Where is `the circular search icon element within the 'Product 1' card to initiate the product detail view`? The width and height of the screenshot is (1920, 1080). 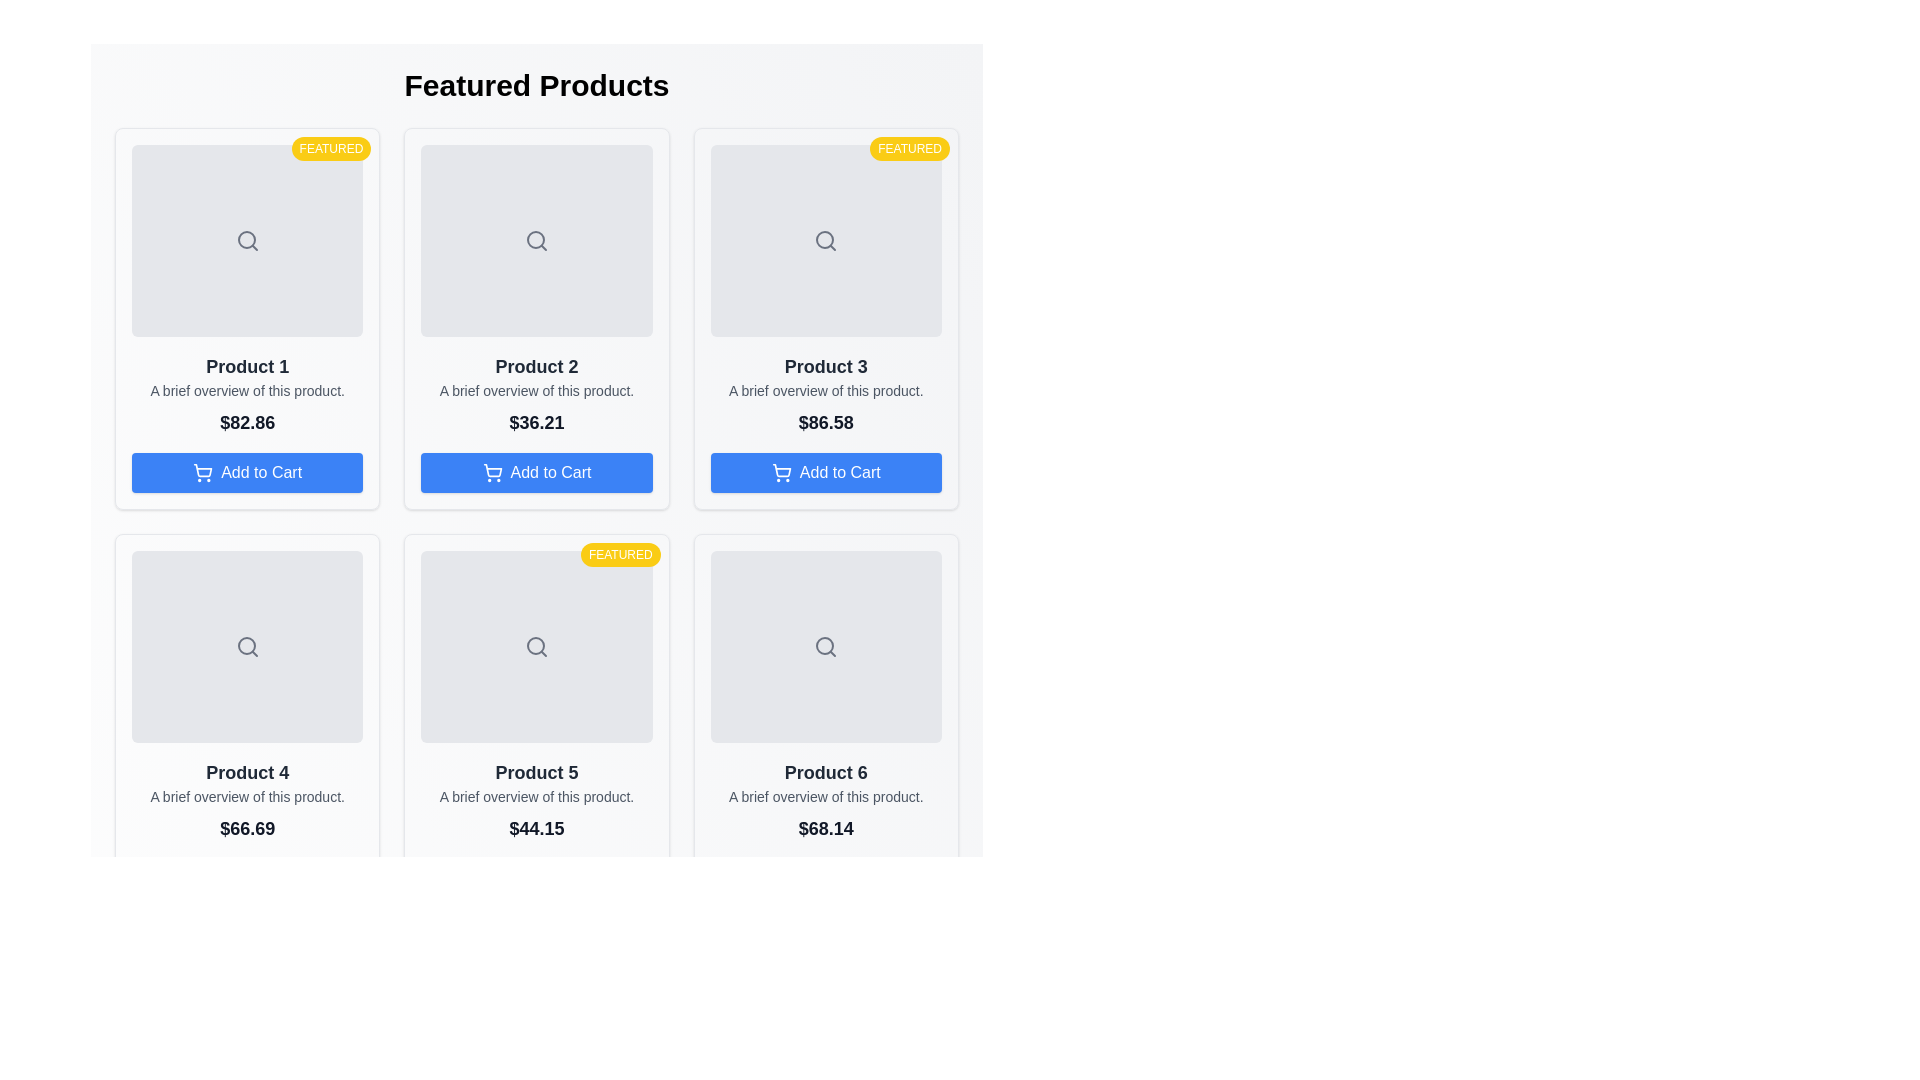 the circular search icon element within the 'Product 1' card to initiate the product detail view is located at coordinates (245, 238).